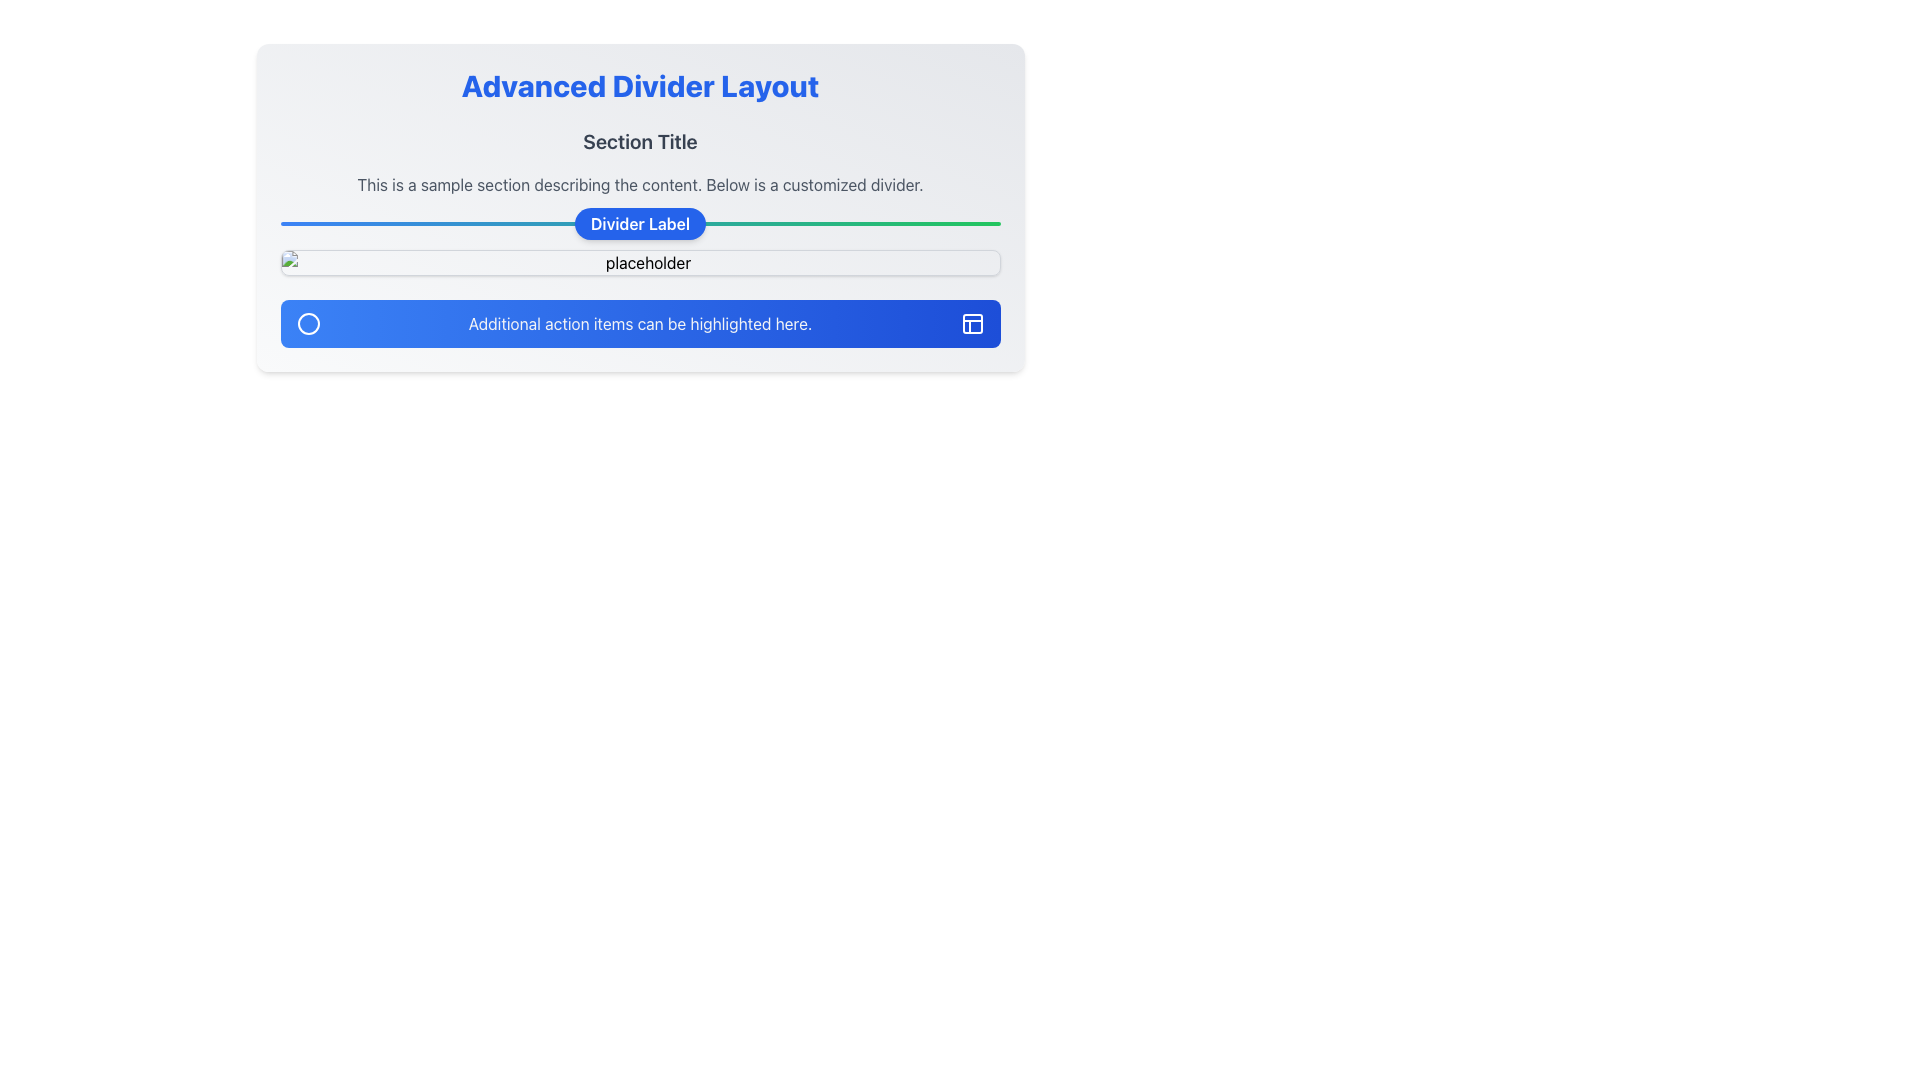  What do you see at coordinates (640, 223) in the screenshot?
I see `the Decorative Divider labeled 'Divider Label', which is a blue rounded-corner badge centered within a gradient line, positioned between a descriptive paragraph and a placeholder image` at bounding box center [640, 223].